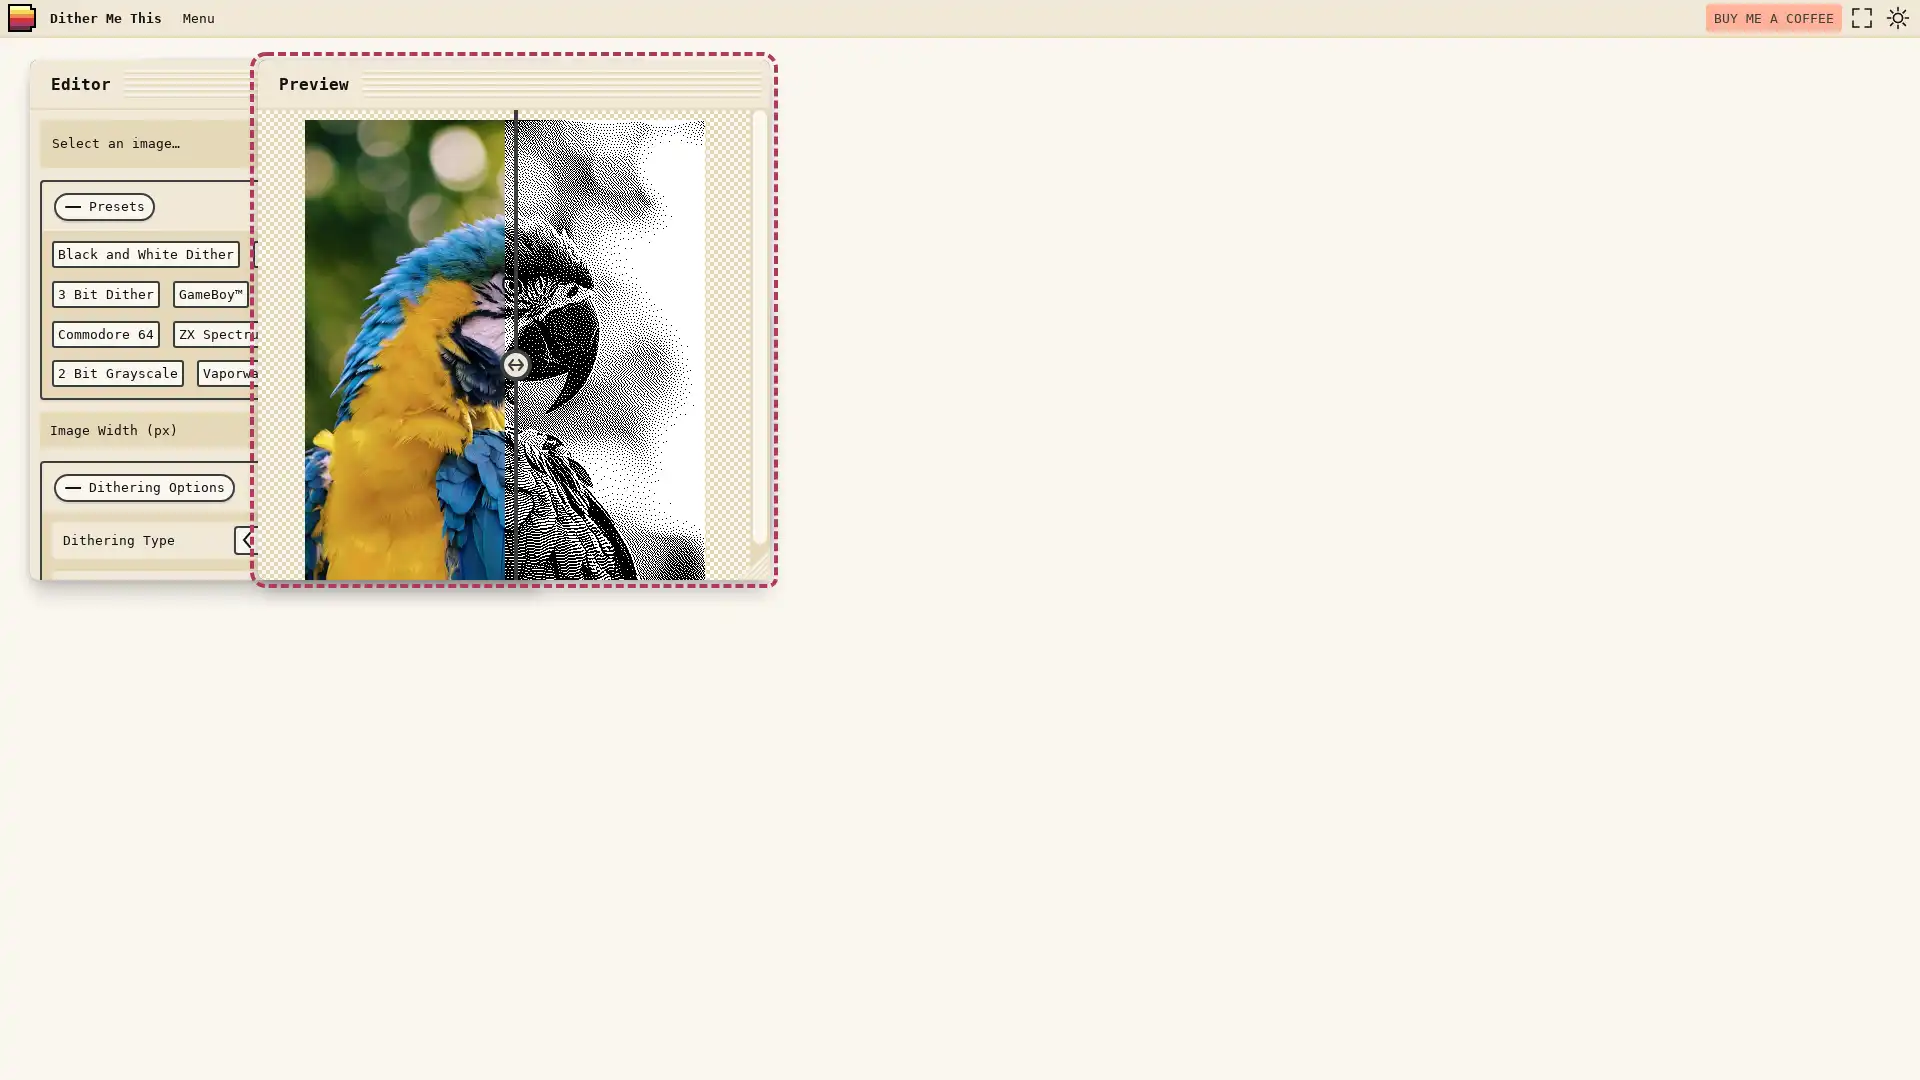 The height and width of the screenshot is (1080, 1920). I want to click on Commodore 64, so click(104, 332).